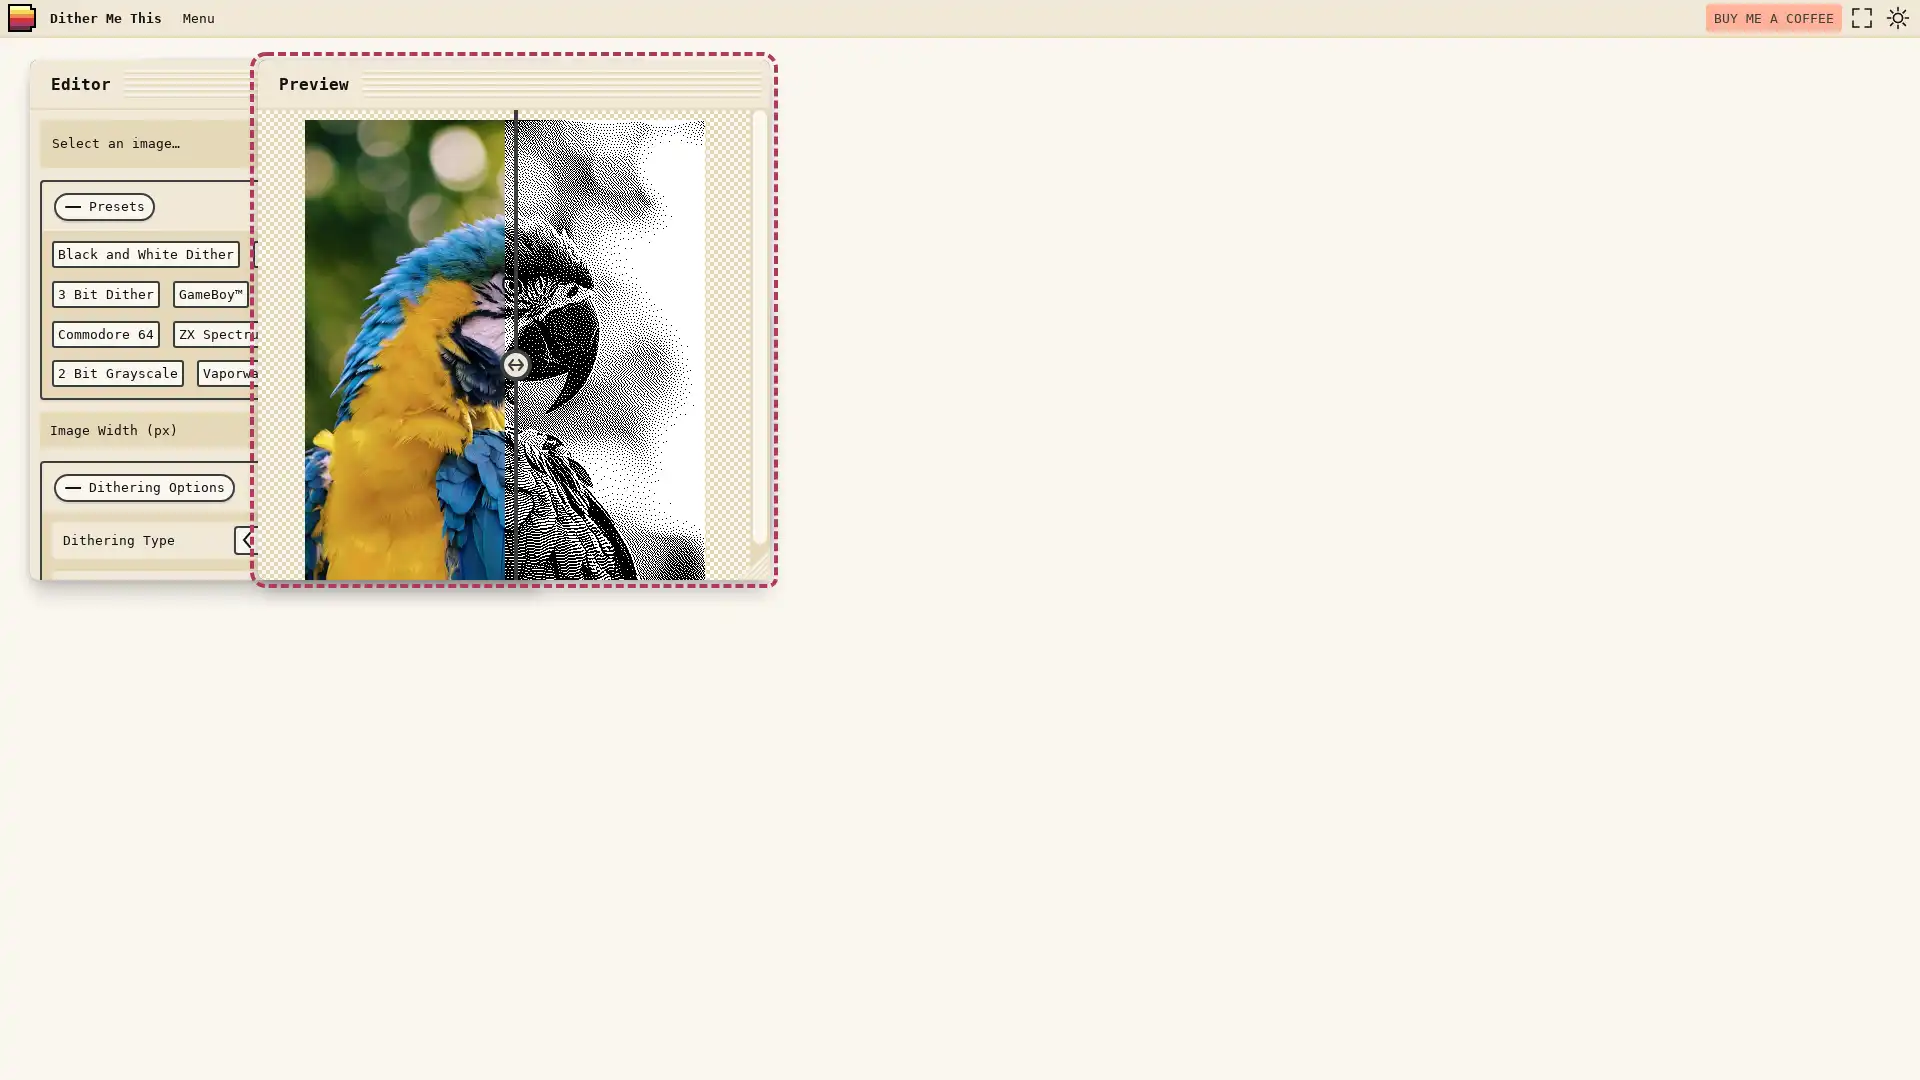 The height and width of the screenshot is (1080, 1920). I want to click on Commodore 64, so click(104, 332).